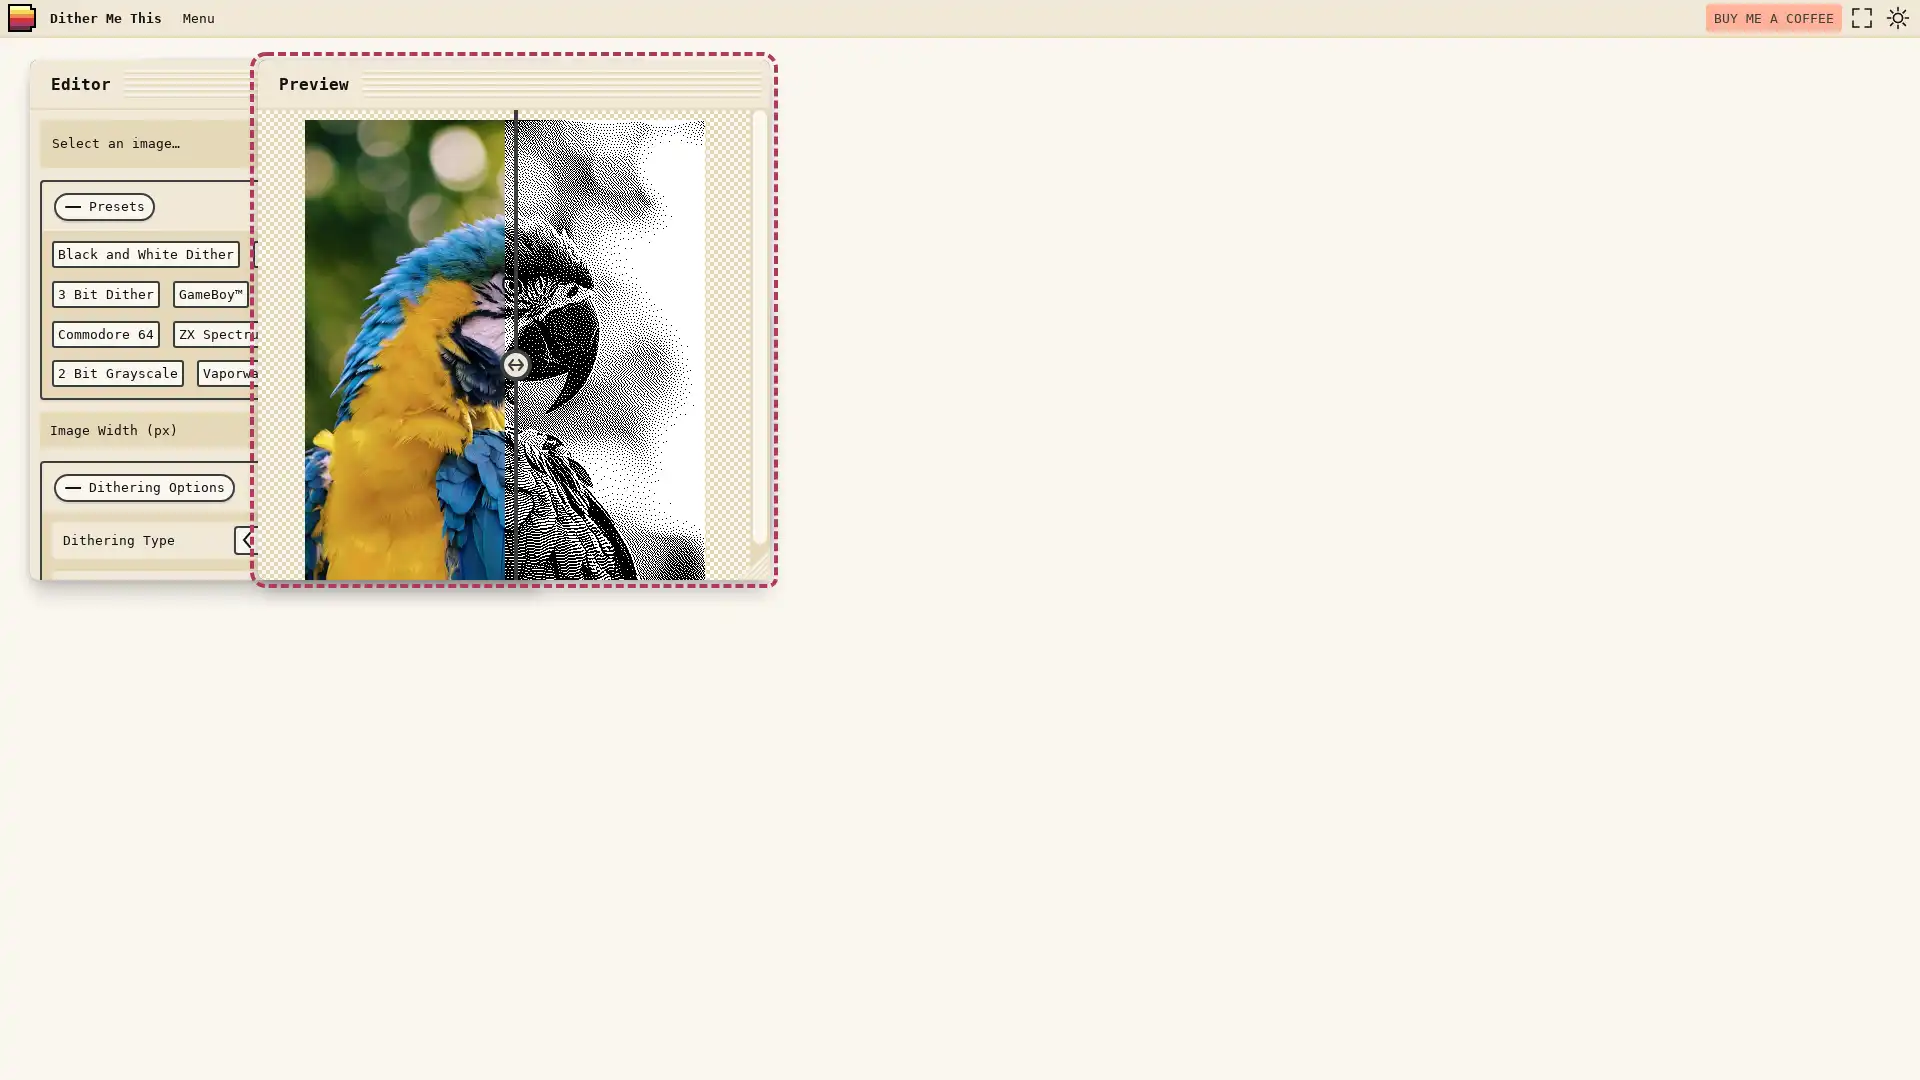 The height and width of the screenshot is (1080, 1920). I want to click on Commodore 64, so click(104, 332).